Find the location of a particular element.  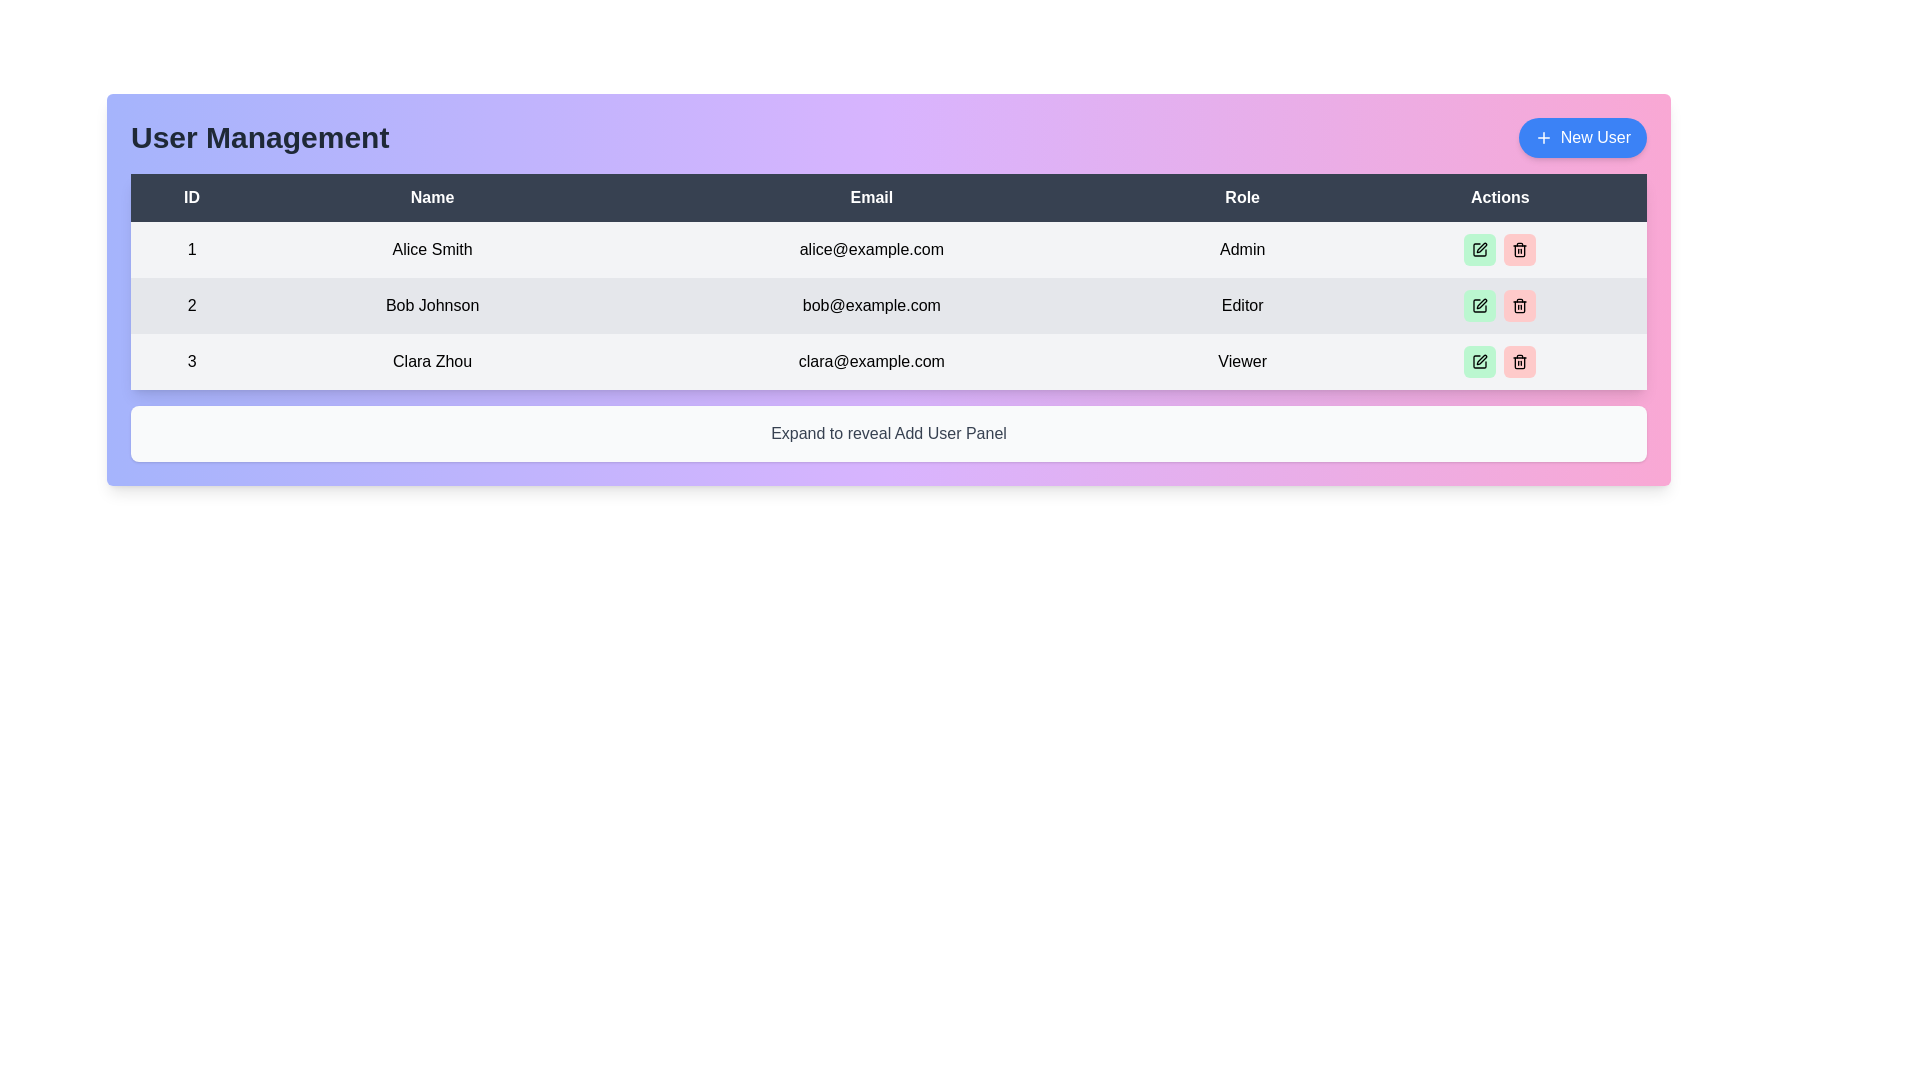

the edit button in the 'Actions' column of the table for the user with the role 'Editor' is located at coordinates (1480, 305).